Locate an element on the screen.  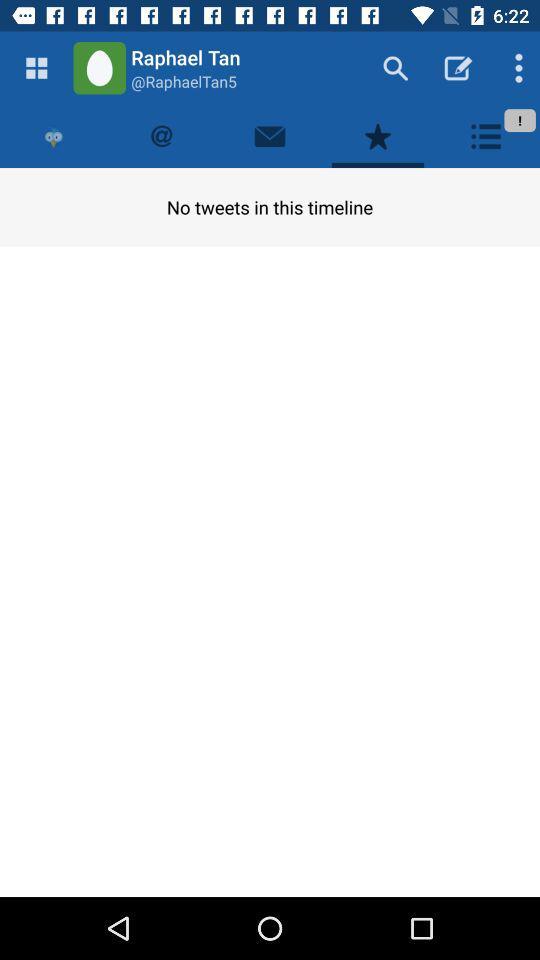
tweets is located at coordinates (161, 135).